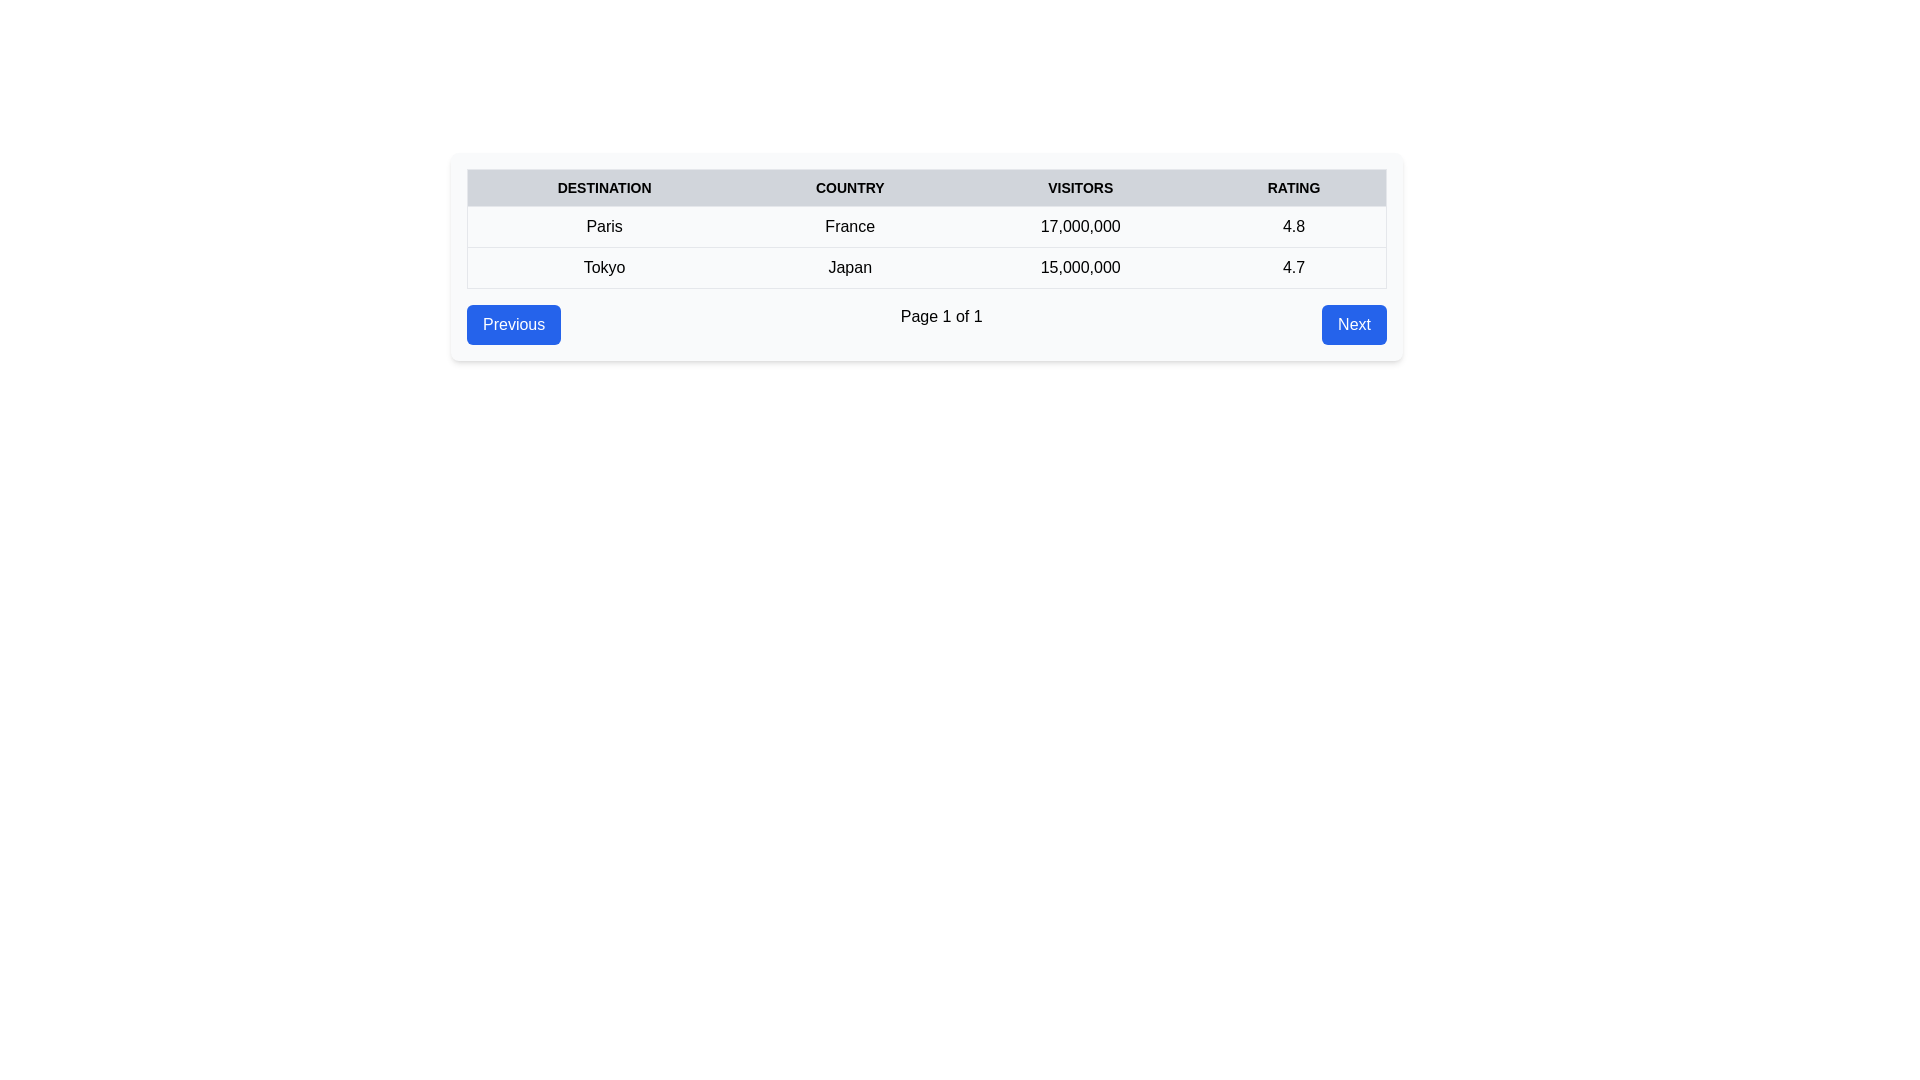 The width and height of the screenshot is (1920, 1080). What do you see at coordinates (1294, 266) in the screenshot?
I see `the text label displaying the rating for 'Tokyo' in the fourth cell of the second row under the 'RATING' header` at bounding box center [1294, 266].